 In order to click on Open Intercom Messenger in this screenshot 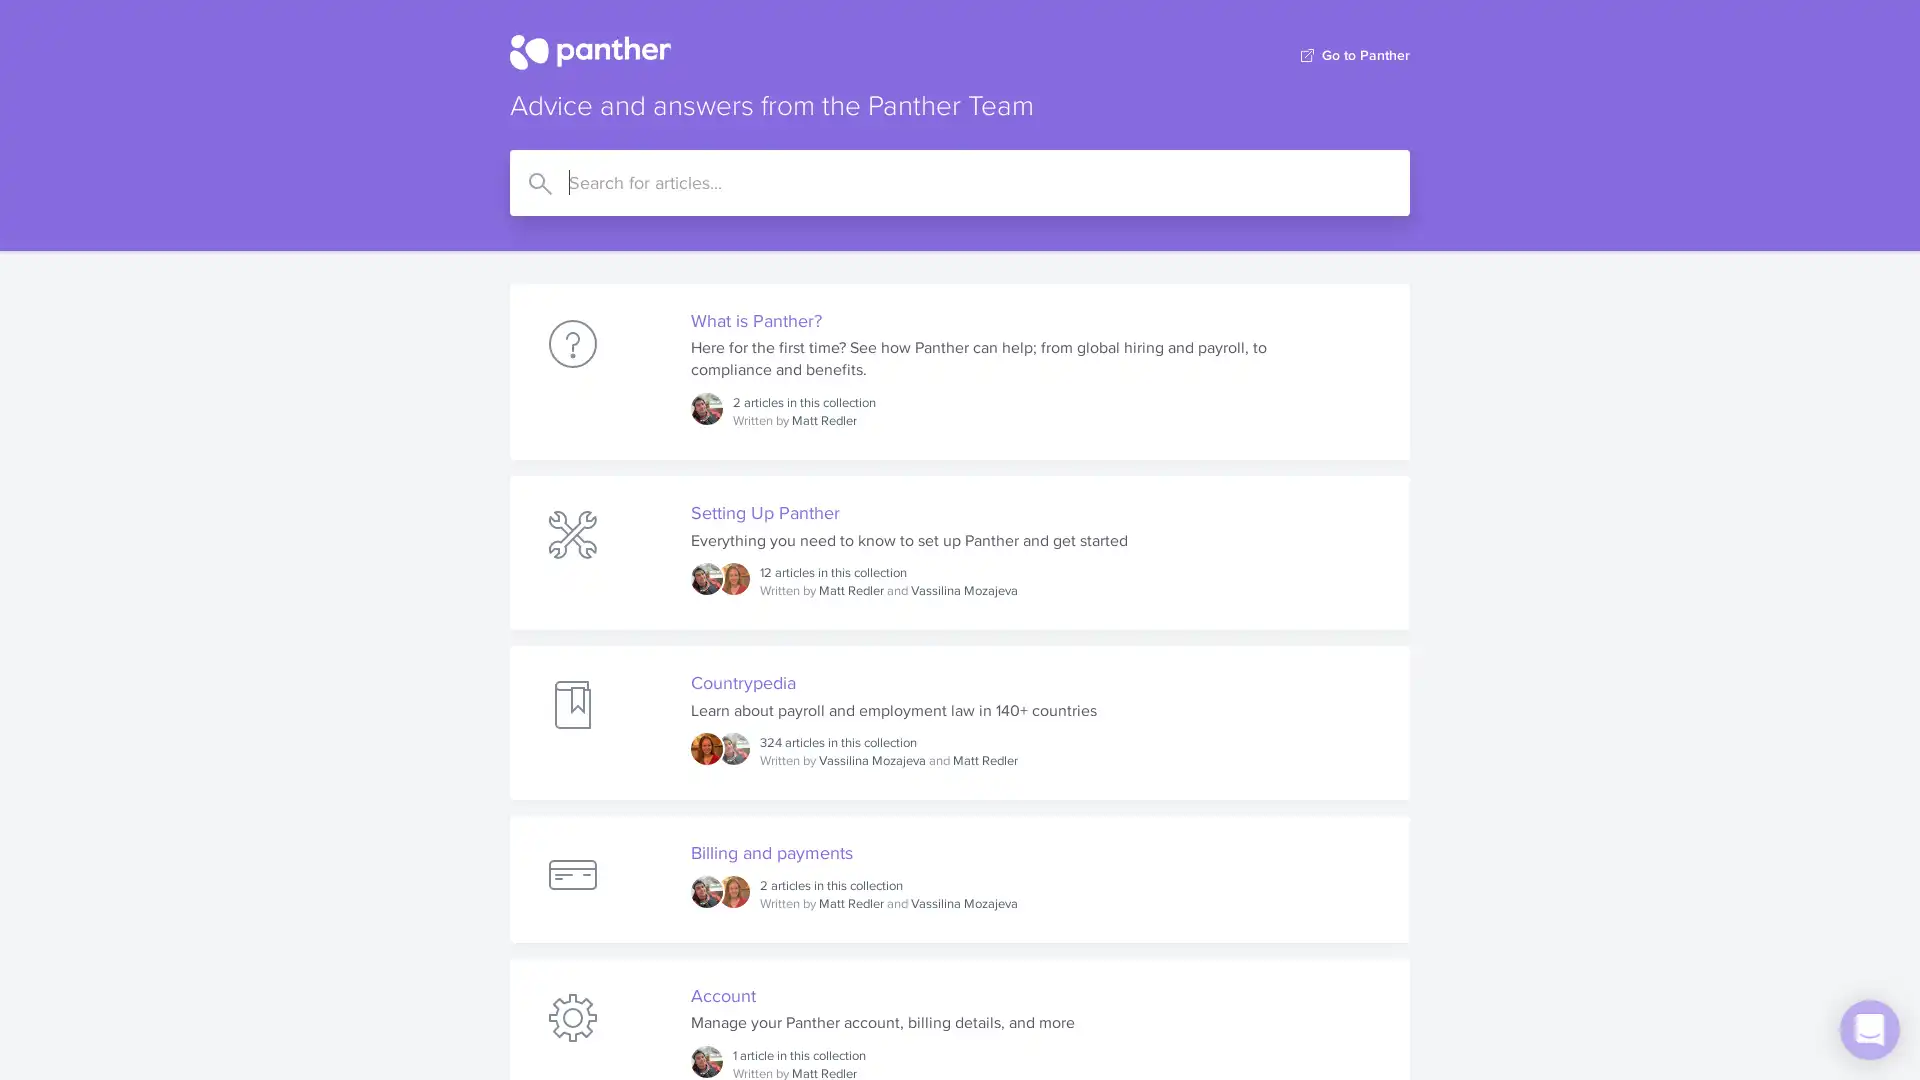, I will do `click(1869, 1029)`.